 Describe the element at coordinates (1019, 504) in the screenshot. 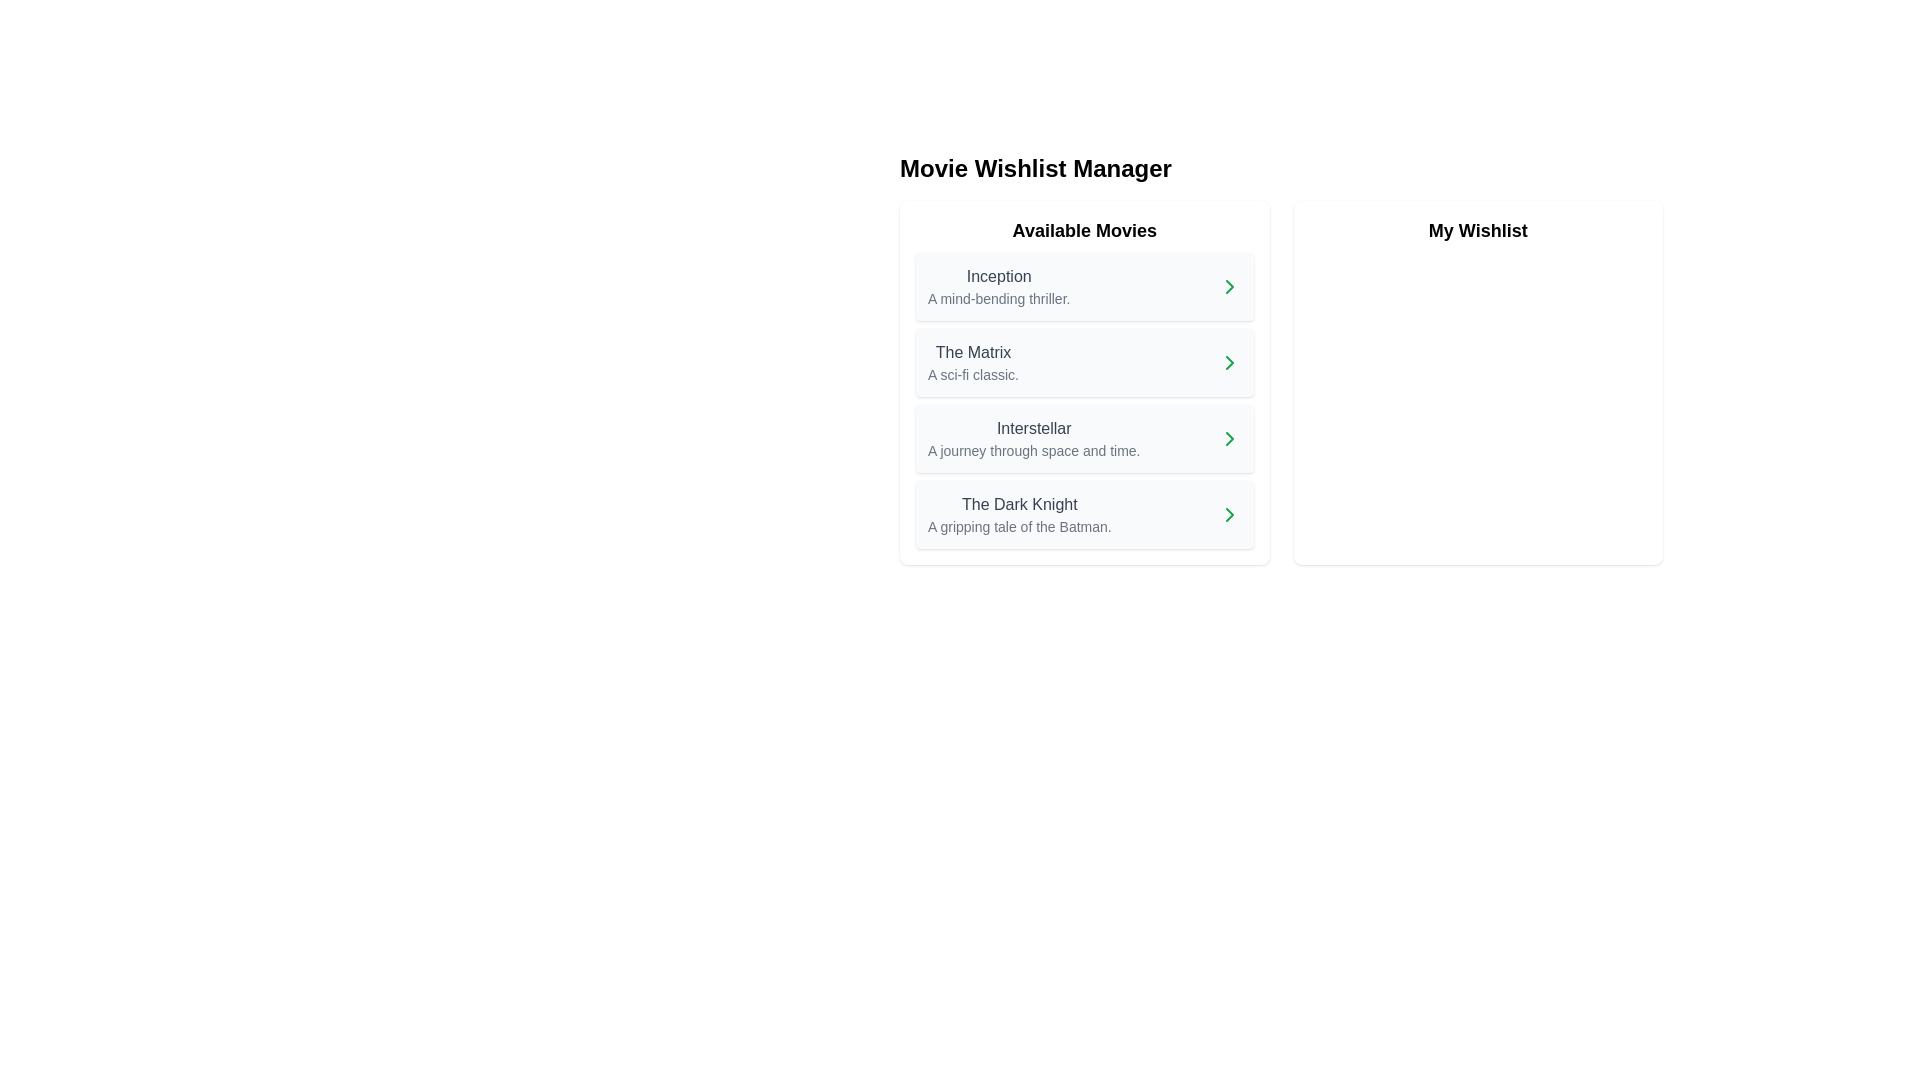

I see `the text label 'The Dark Knight' which is the first item in the list of movie titles under 'Available Movies'` at that location.